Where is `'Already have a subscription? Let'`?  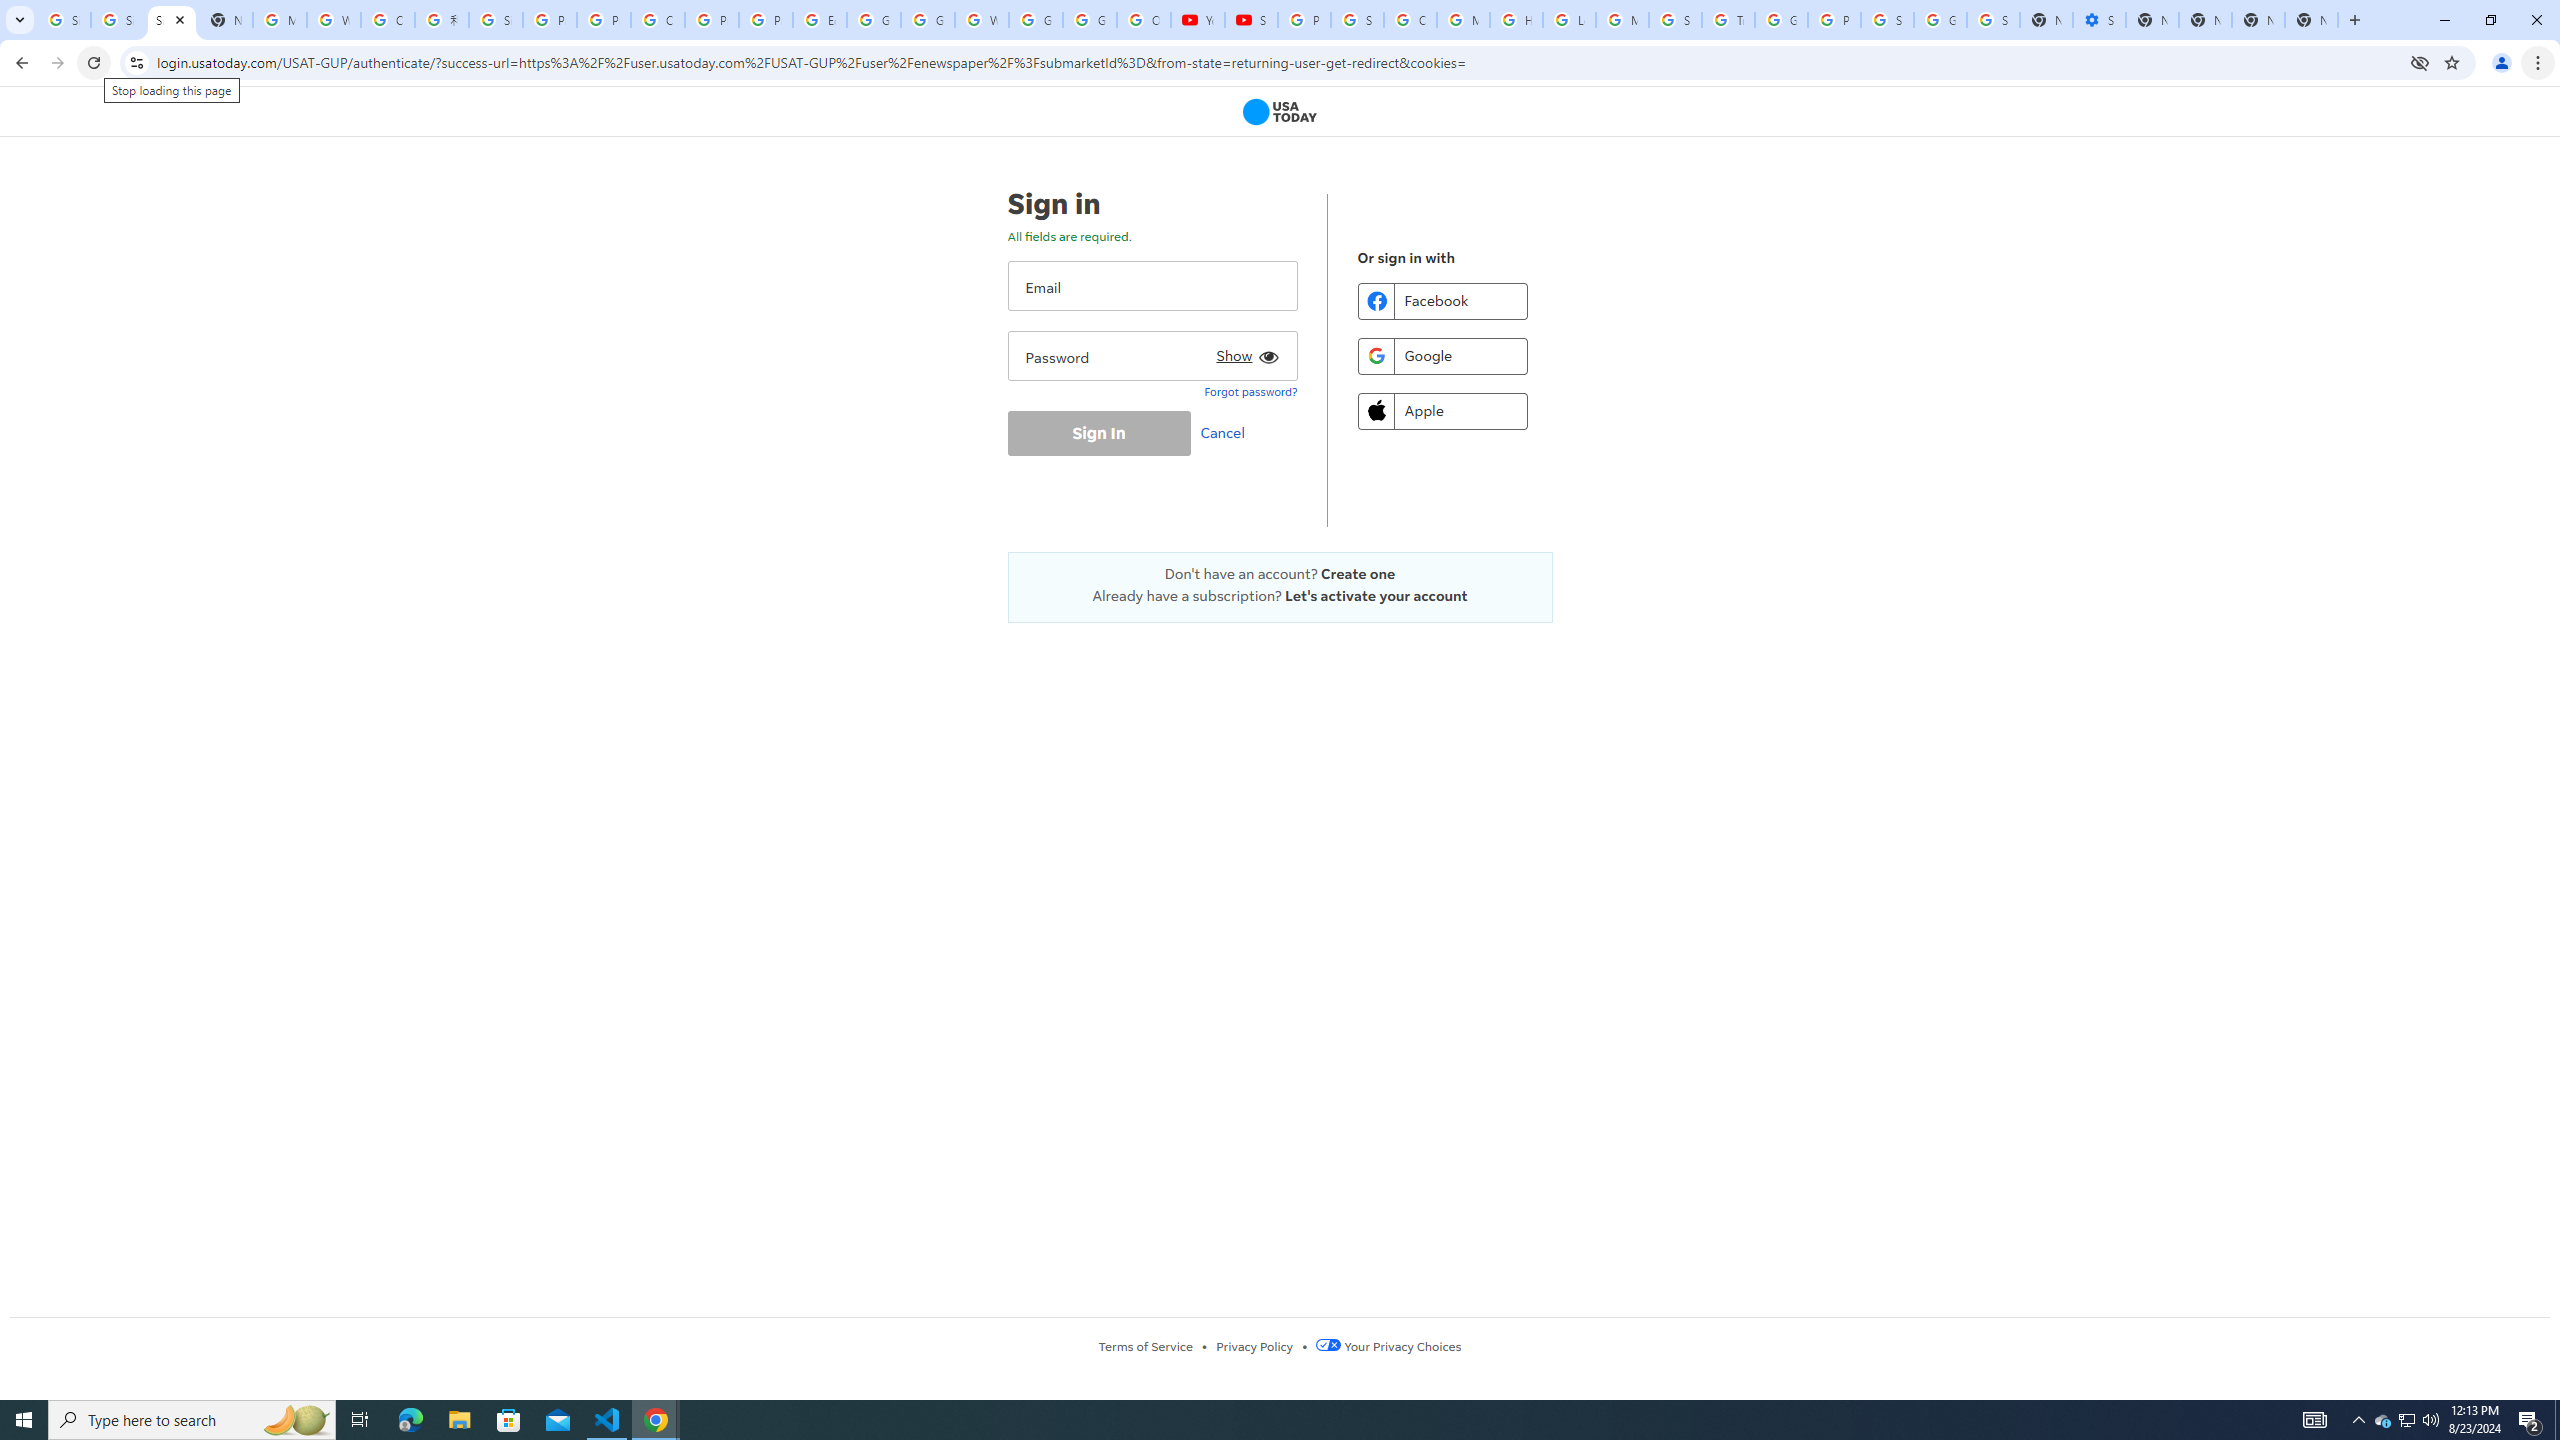
'Already have a subscription? Let' is located at coordinates (1280, 595).